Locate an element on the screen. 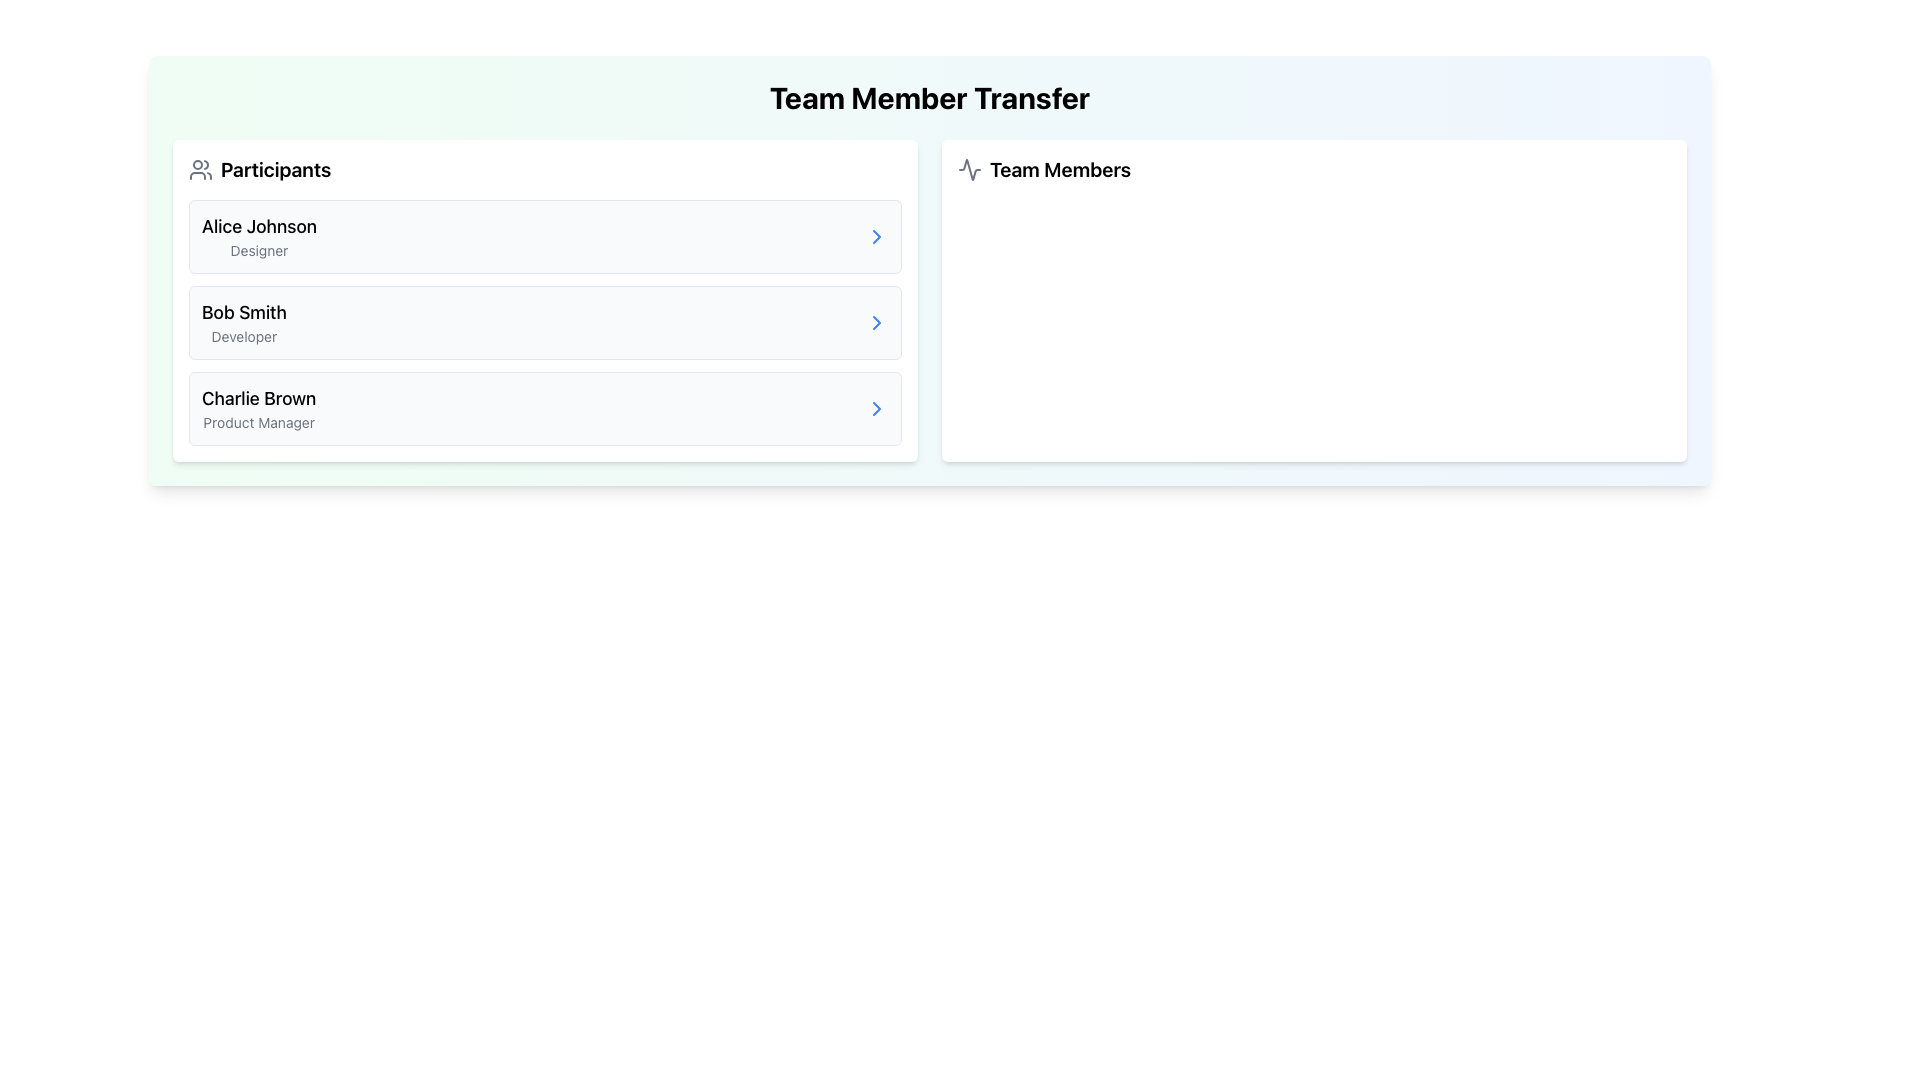  the text label describing the role 'Designer' associated with the participant 'Alice Johnson' in the left panel under the 'Participants' section is located at coordinates (258, 249).